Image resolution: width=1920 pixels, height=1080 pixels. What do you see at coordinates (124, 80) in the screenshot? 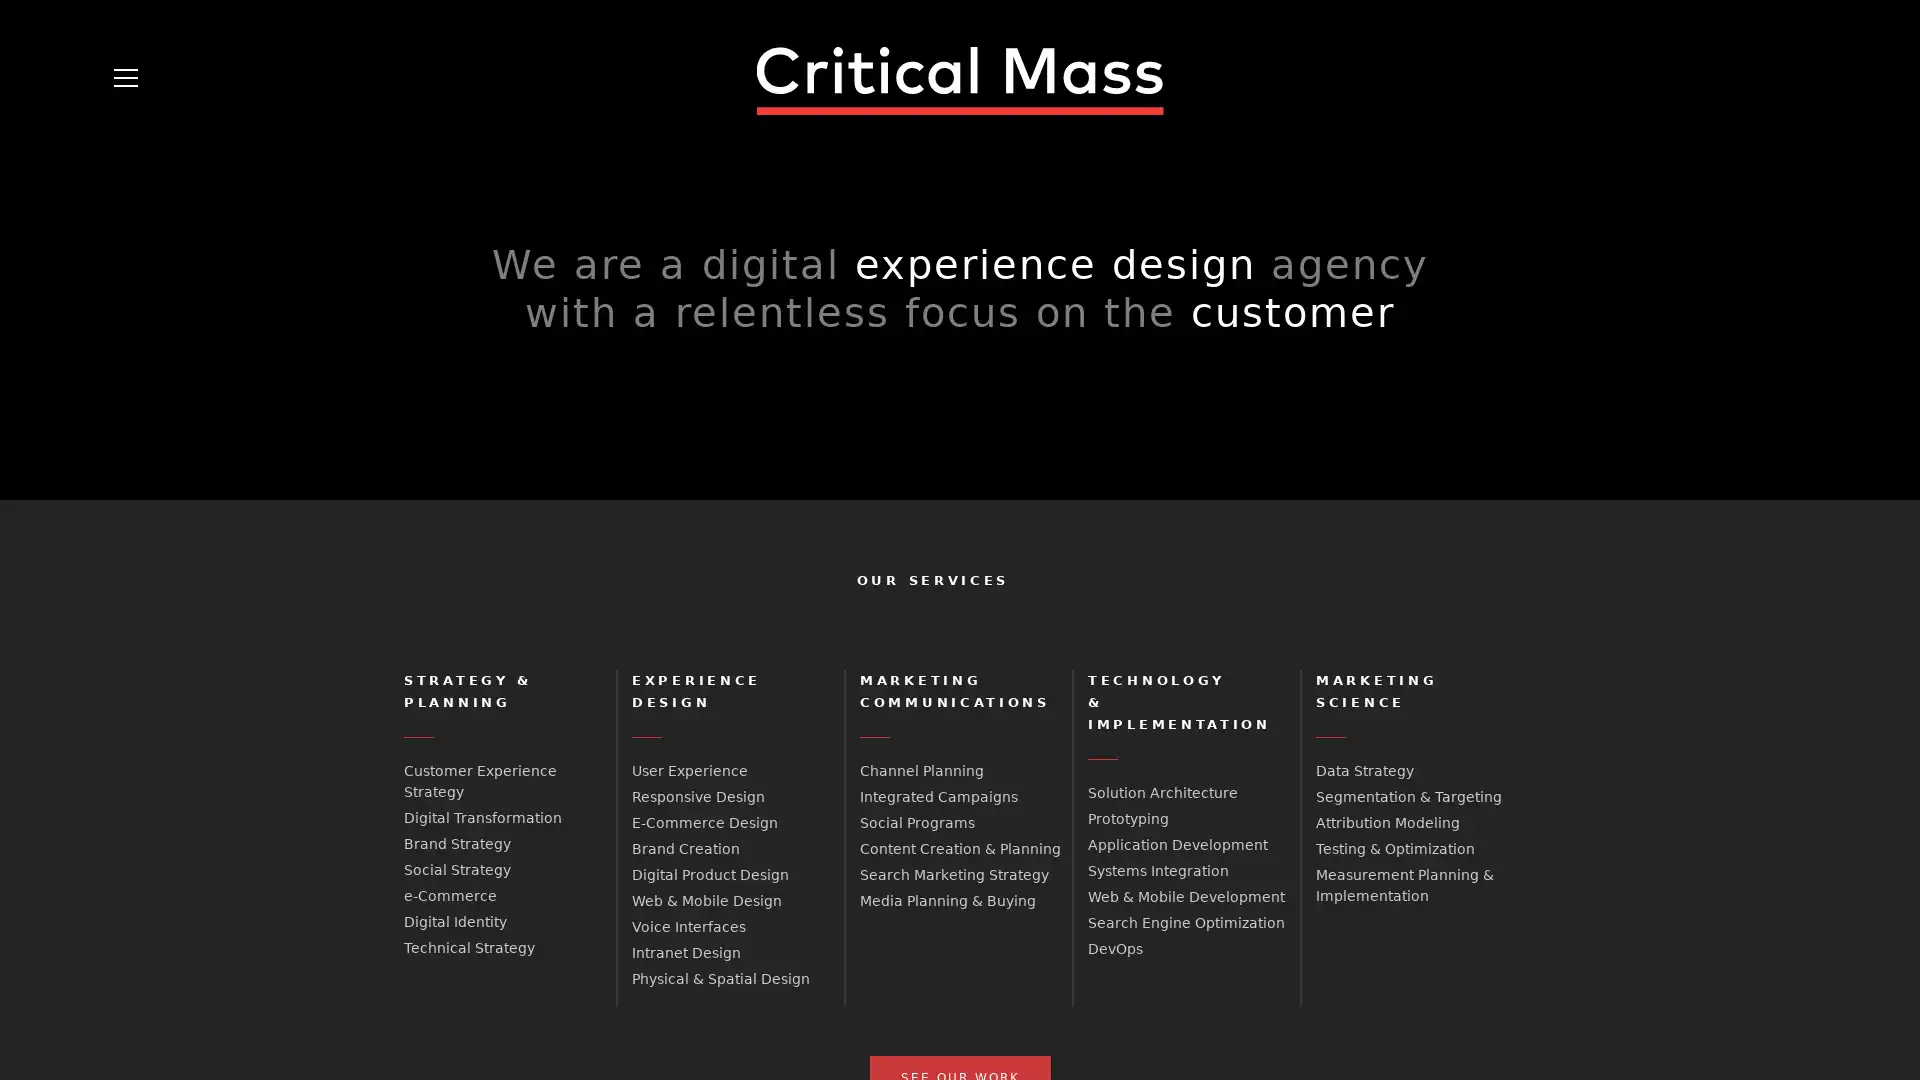
I see `Open Menu` at bounding box center [124, 80].